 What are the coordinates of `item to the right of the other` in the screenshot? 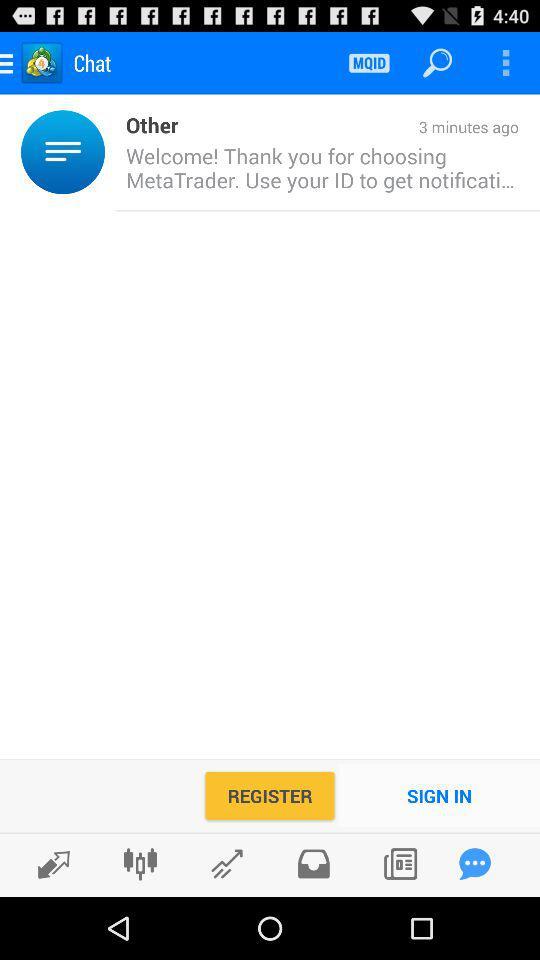 It's located at (347, 127).